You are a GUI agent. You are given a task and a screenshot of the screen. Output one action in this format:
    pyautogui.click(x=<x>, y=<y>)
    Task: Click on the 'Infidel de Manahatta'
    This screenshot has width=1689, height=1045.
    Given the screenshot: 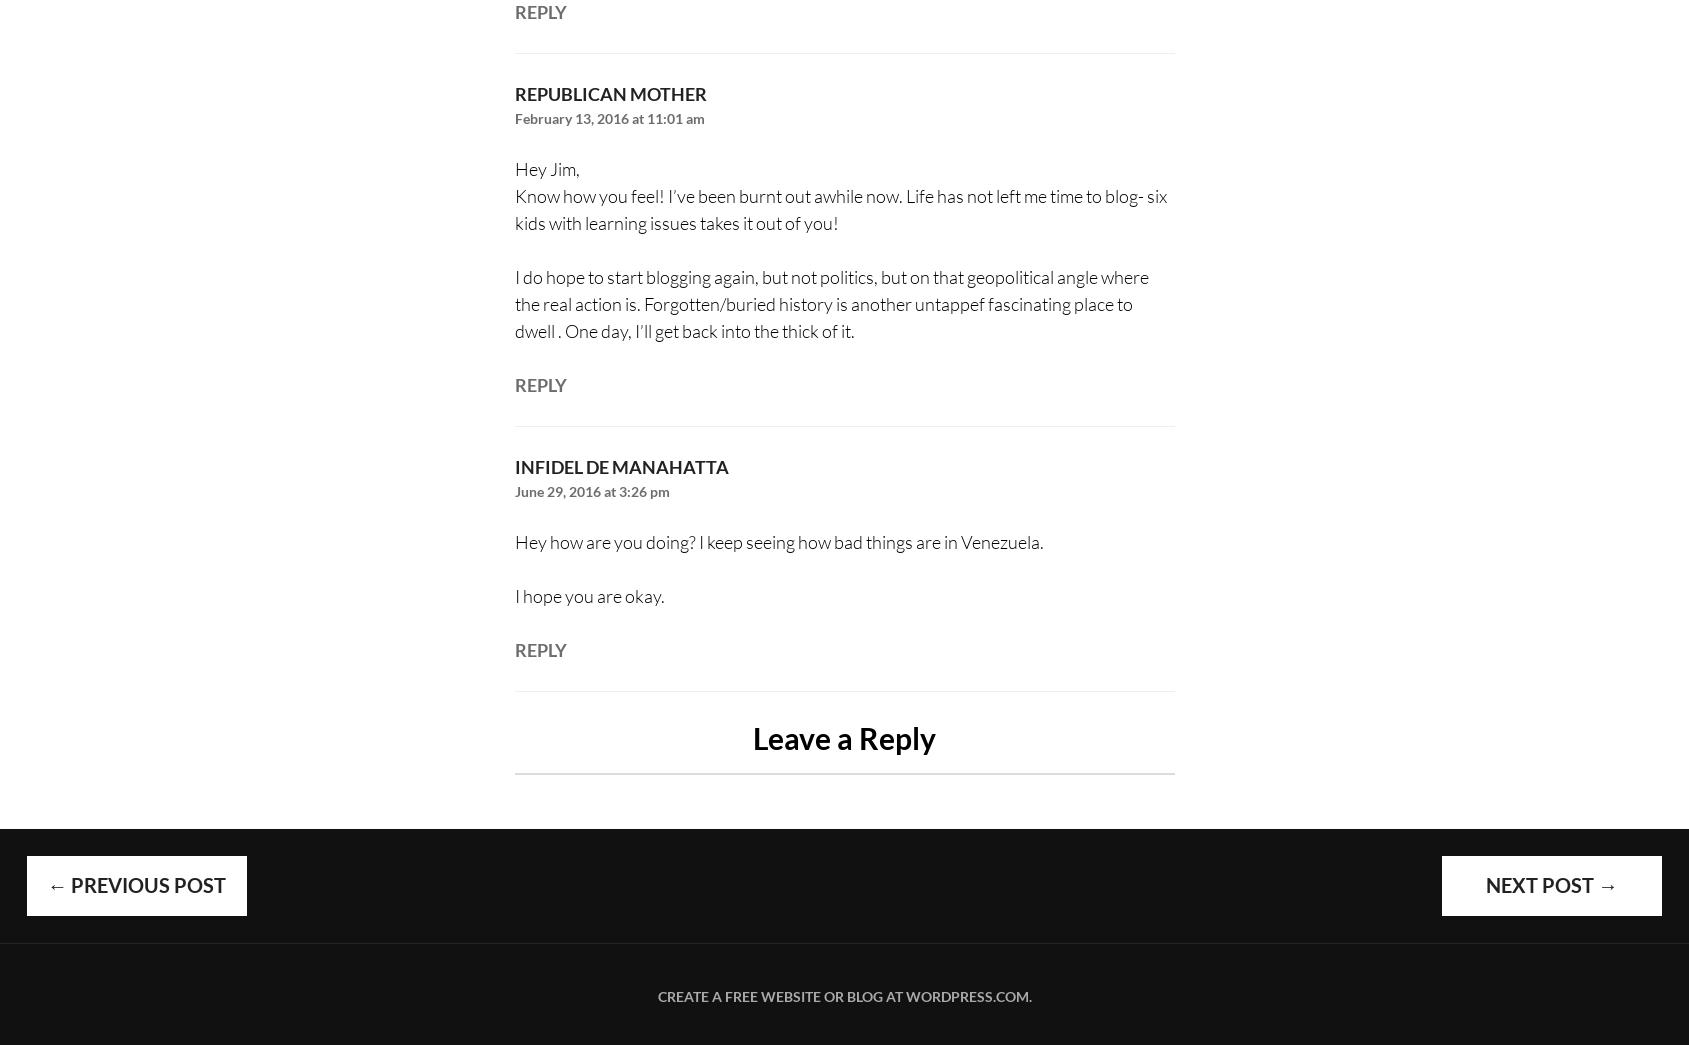 What is the action you would take?
    pyautogui.click(x=620, y=466)
    